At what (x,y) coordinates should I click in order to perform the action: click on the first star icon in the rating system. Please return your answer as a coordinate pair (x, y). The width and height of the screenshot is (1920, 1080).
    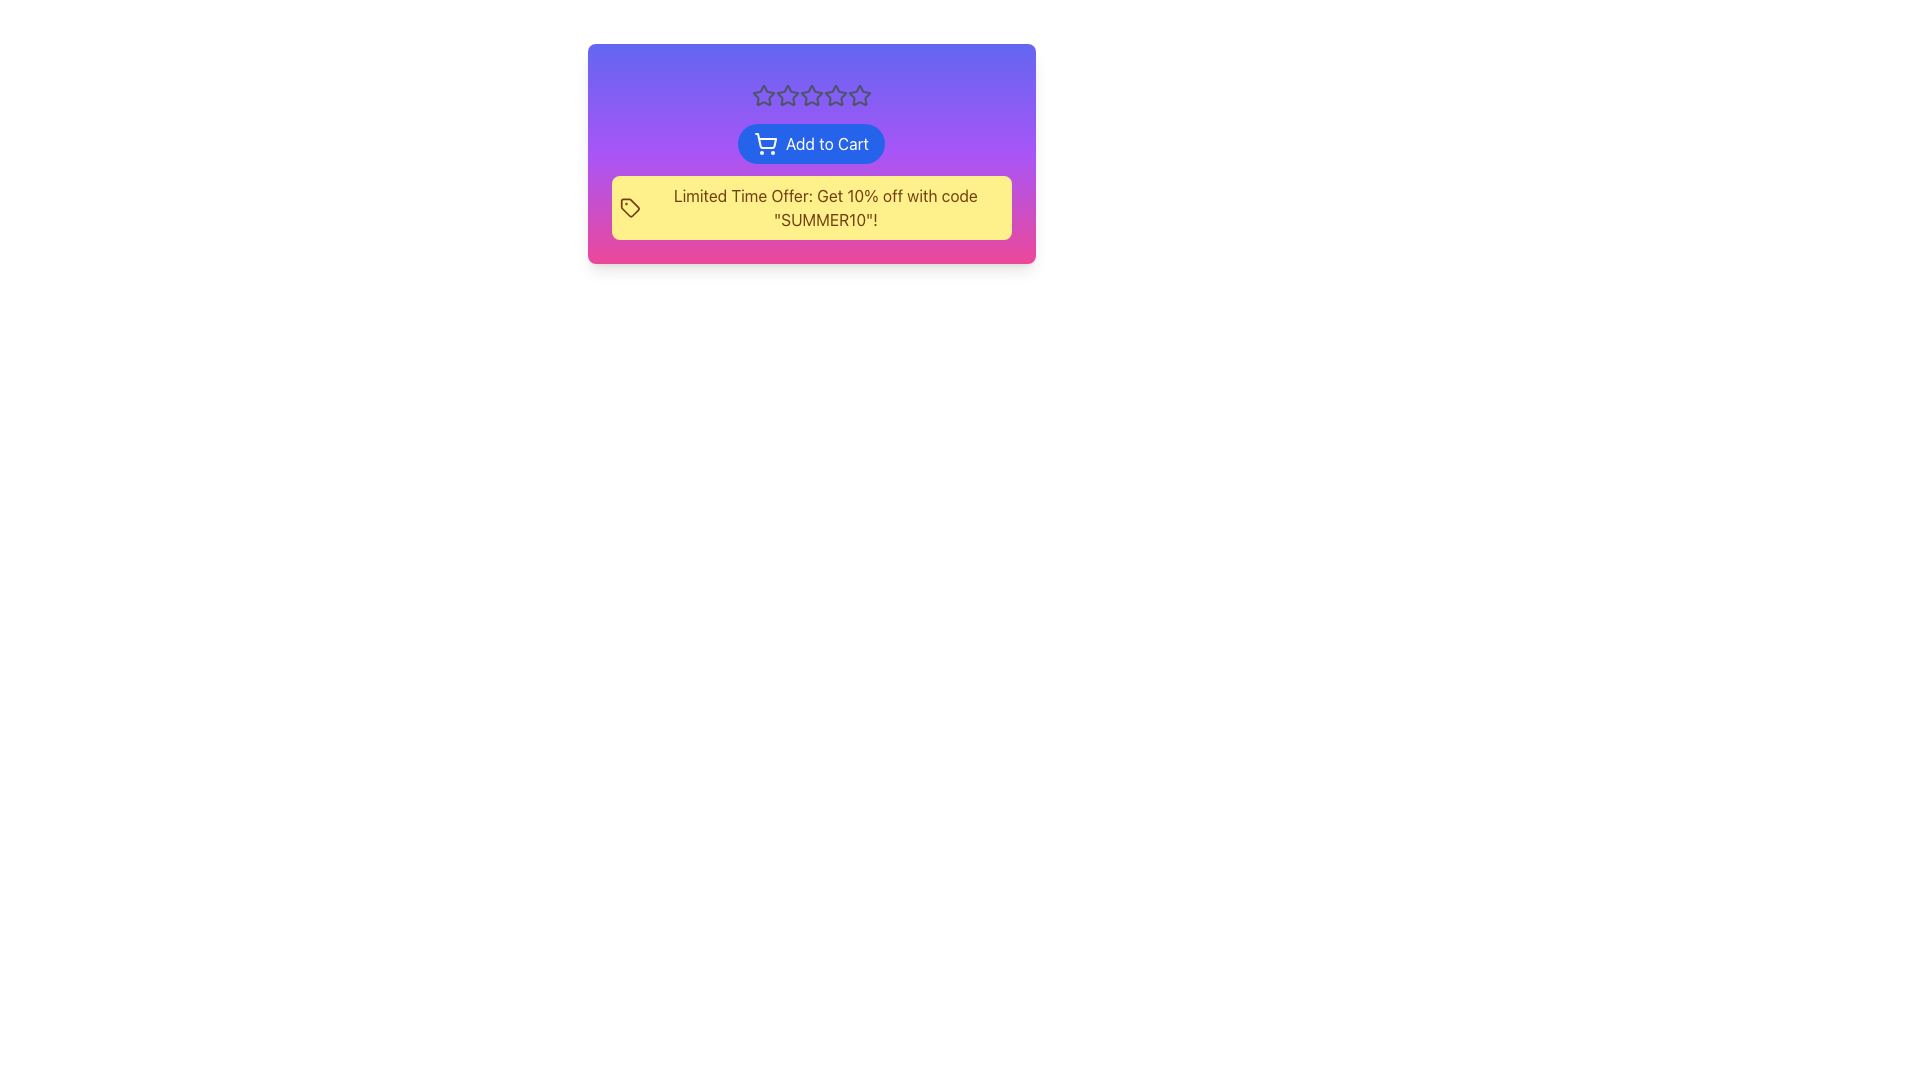
    Looking at the image, I should click on (786, 95).